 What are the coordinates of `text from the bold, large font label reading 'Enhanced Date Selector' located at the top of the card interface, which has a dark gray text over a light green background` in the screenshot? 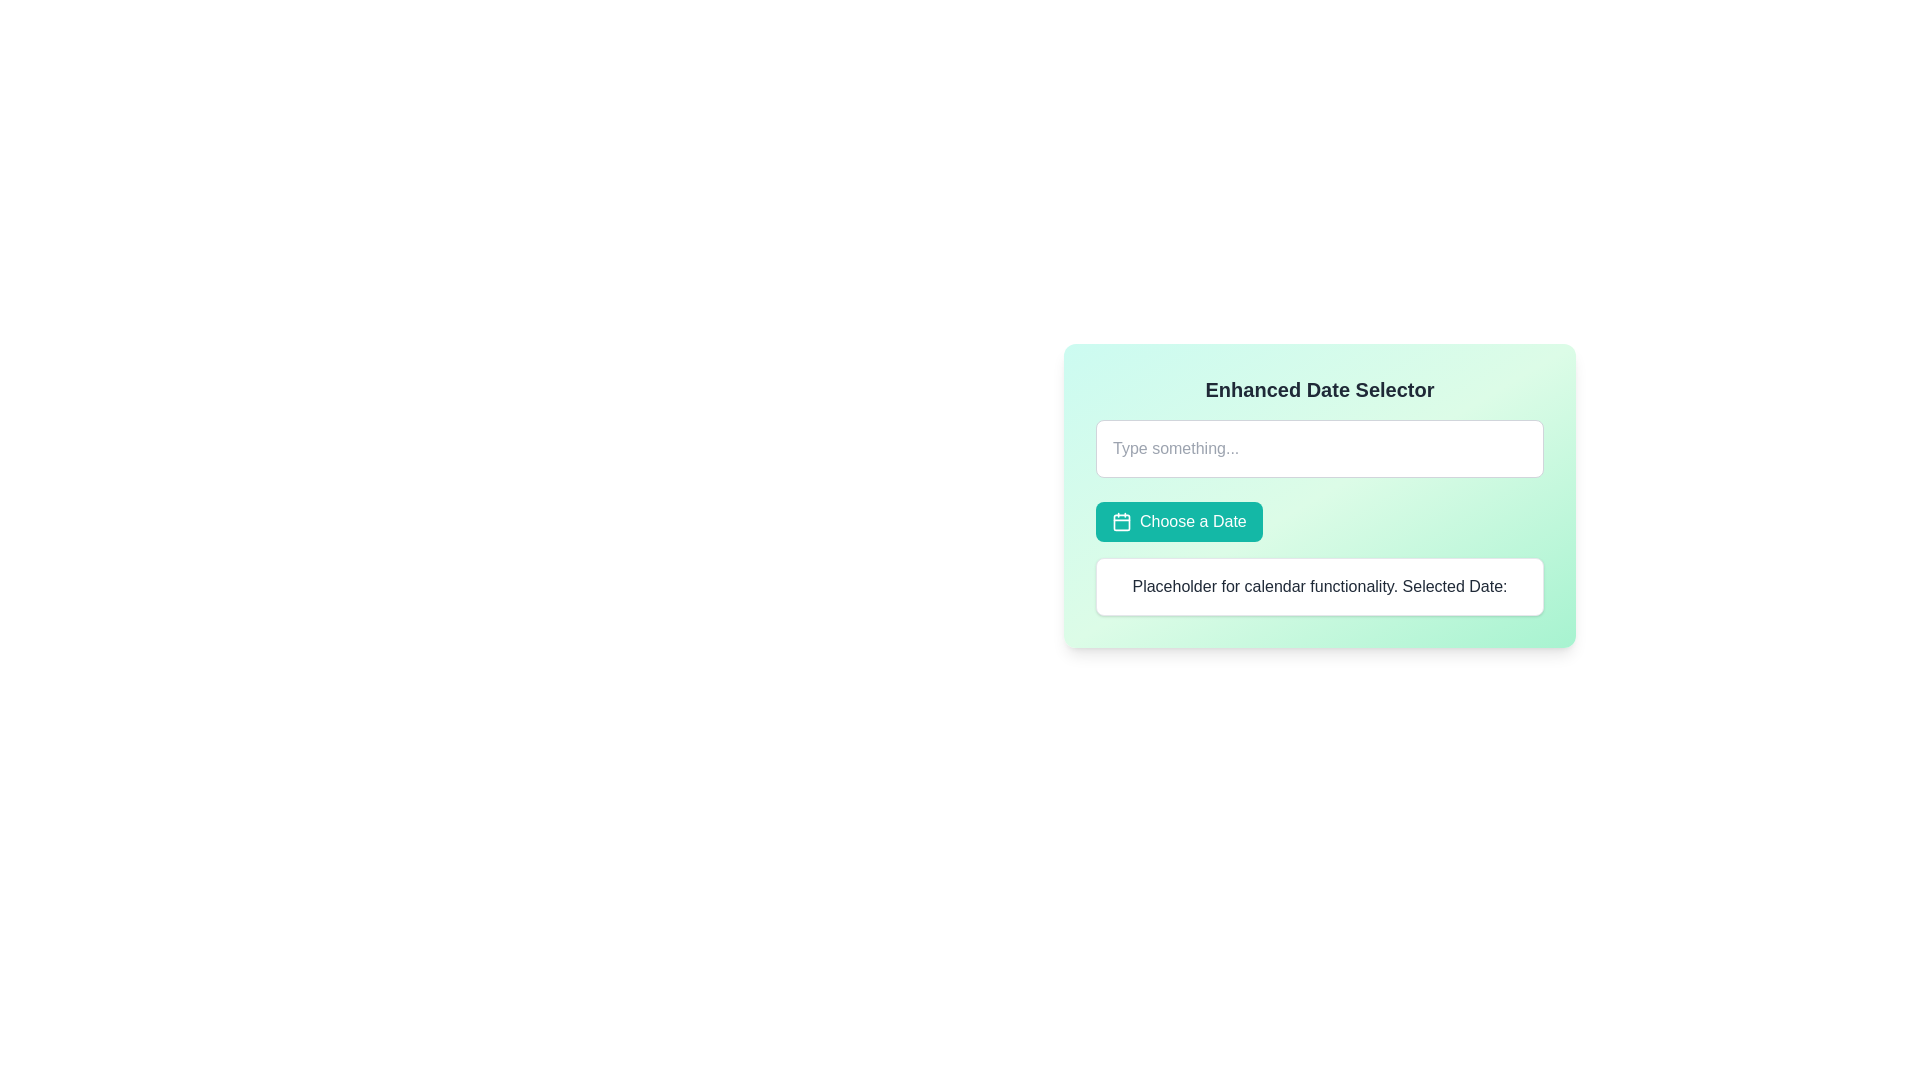 It's located at (1320, 389).